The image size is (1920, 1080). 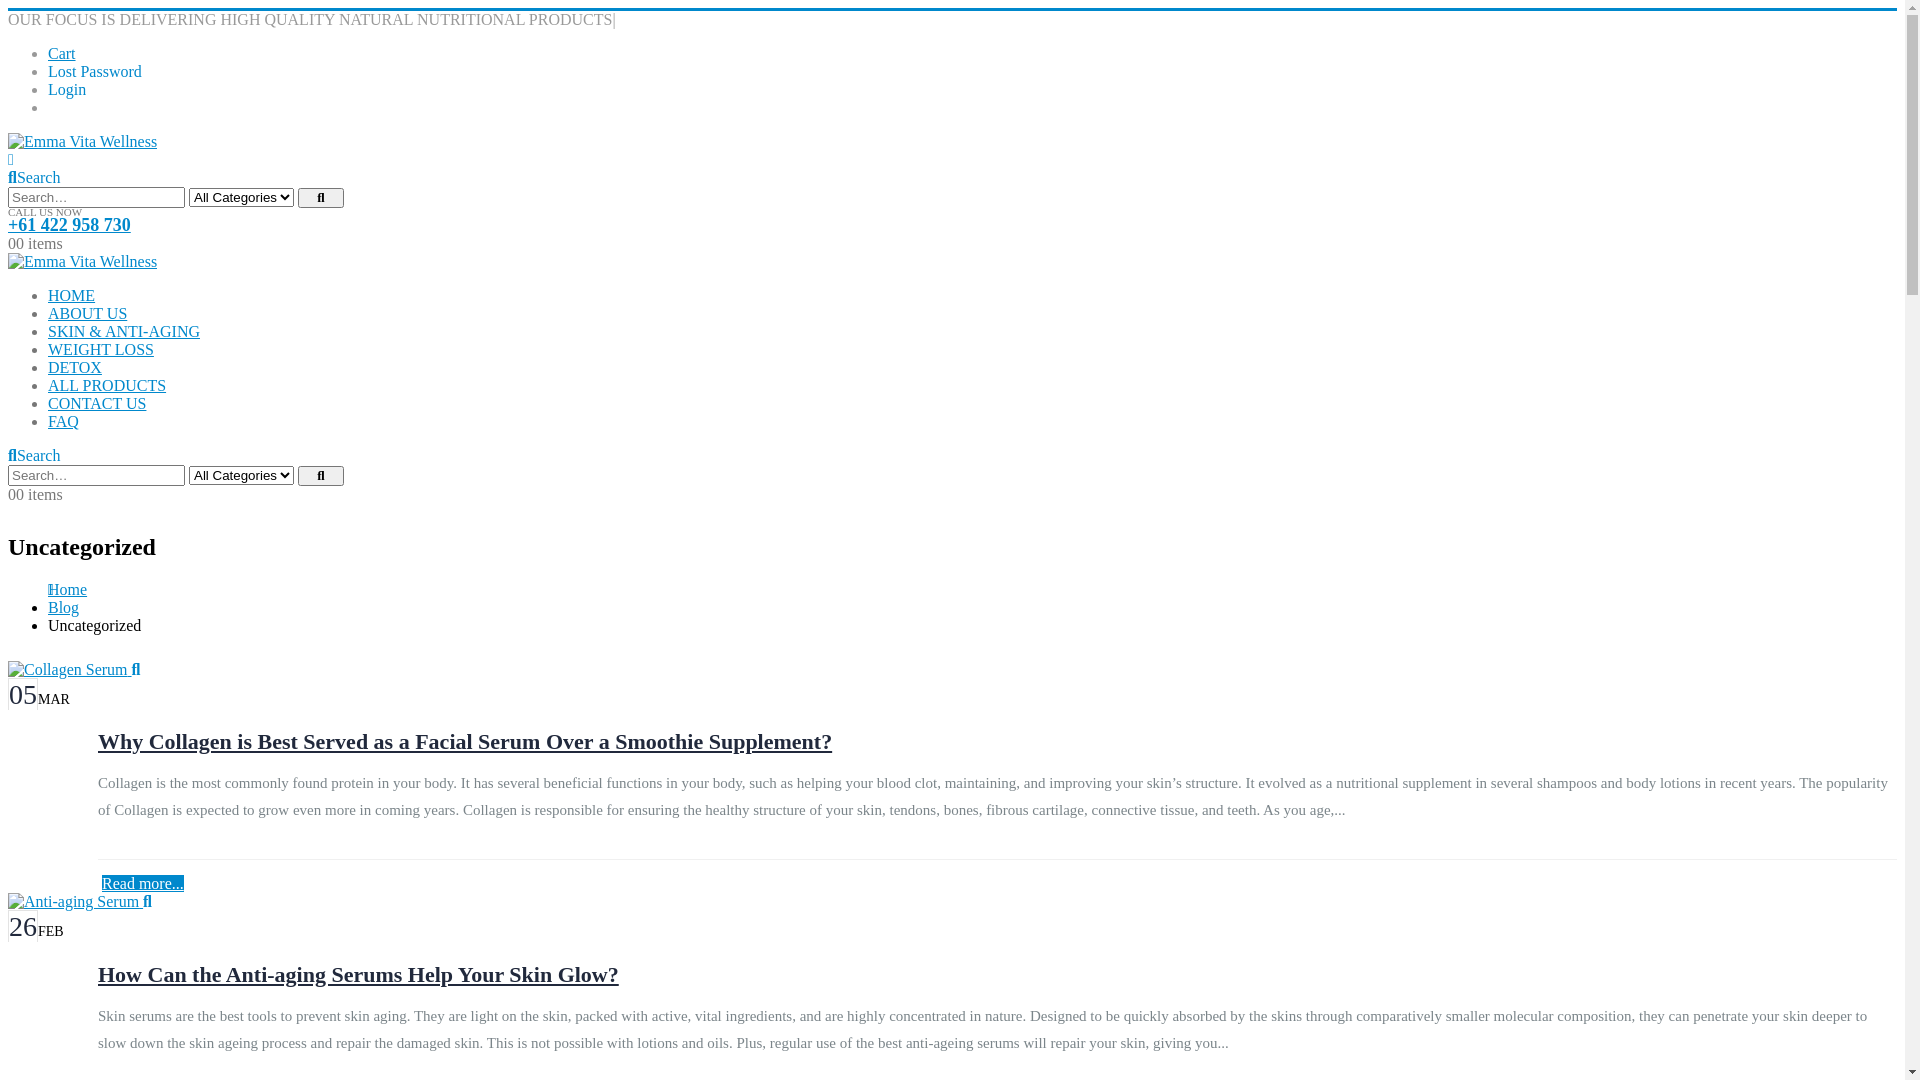 What do you see at coordinates (48, 420) in the screenshot?
I see `'FAQ'` at bounding box center [48, 420].